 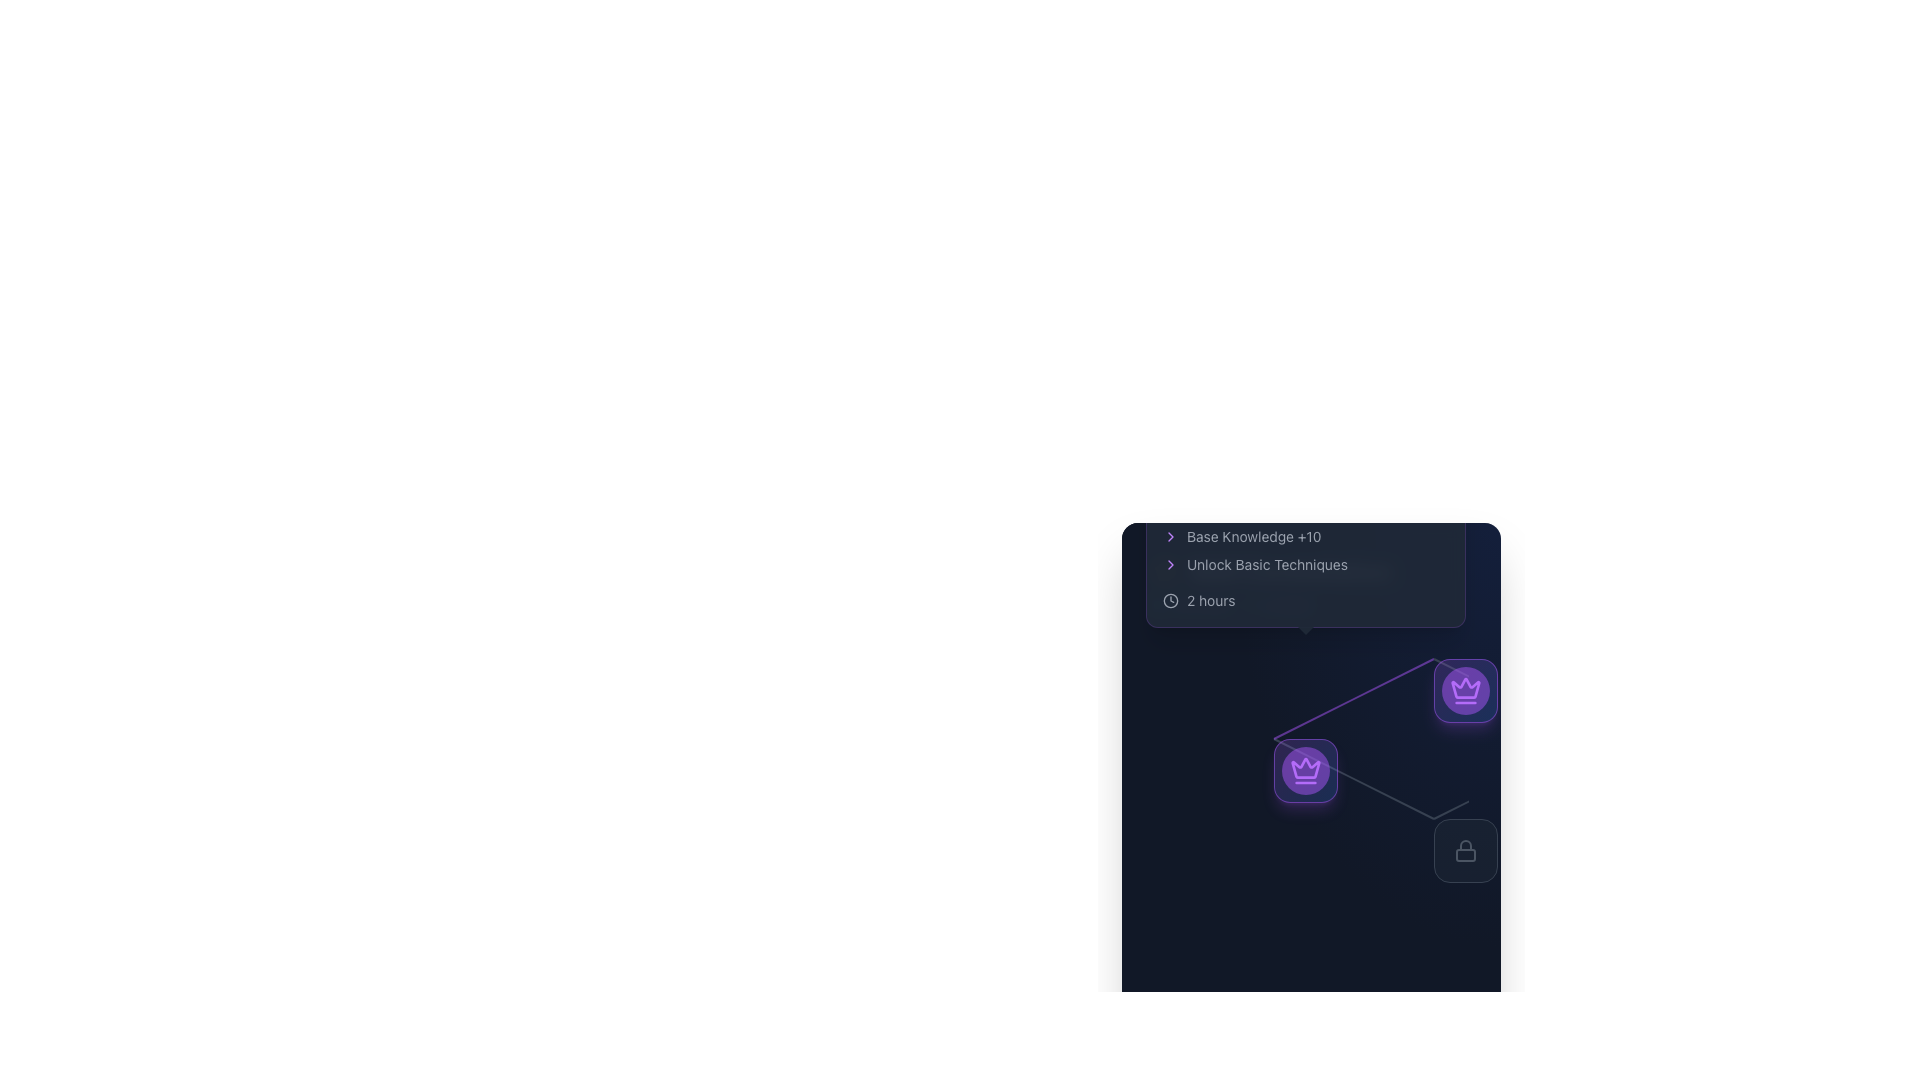 I want to click on the State indicator that shows 'Unlocked' or 'Locked' status within the 'Skill Constellation' section to get more information, so click(x=1311, y=604).